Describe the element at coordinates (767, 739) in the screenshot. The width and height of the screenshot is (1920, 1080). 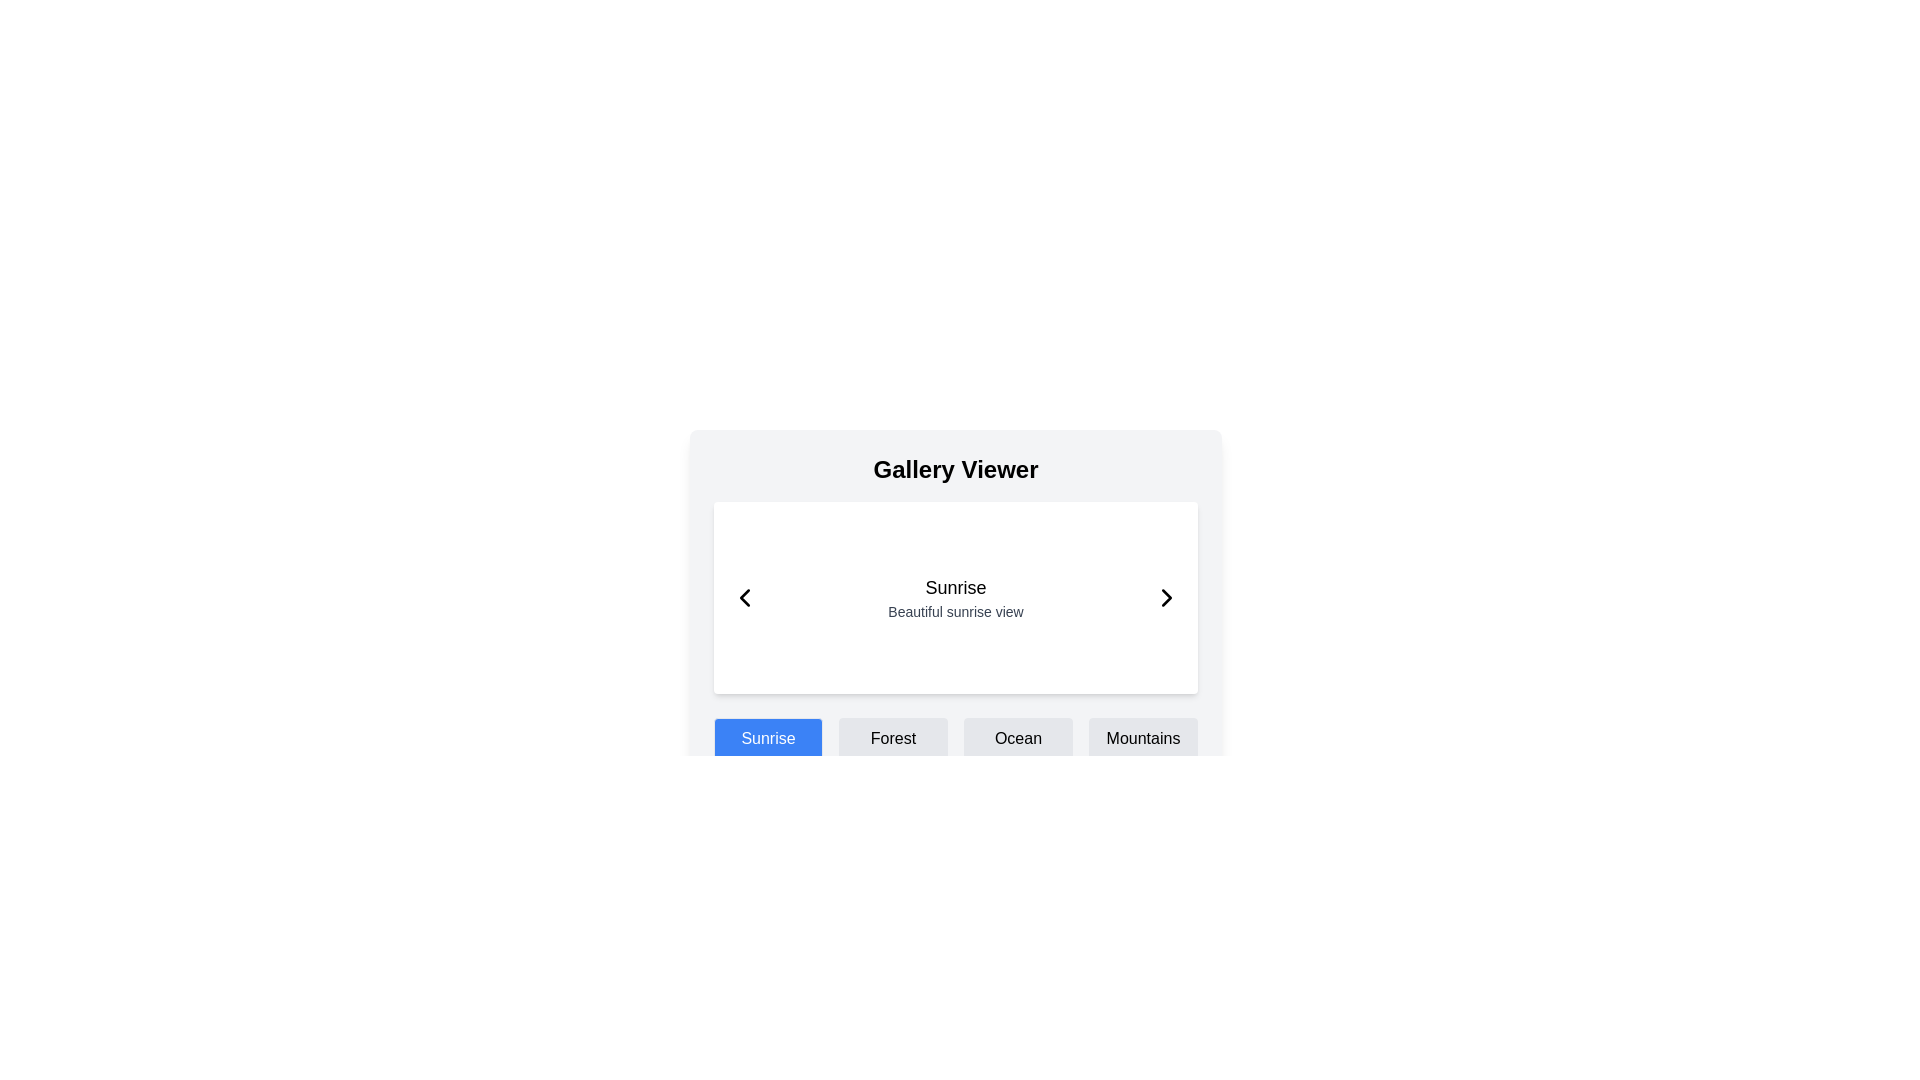
I see `the rectangular button with rounded corners labeled 'Sunrise'` at that location.